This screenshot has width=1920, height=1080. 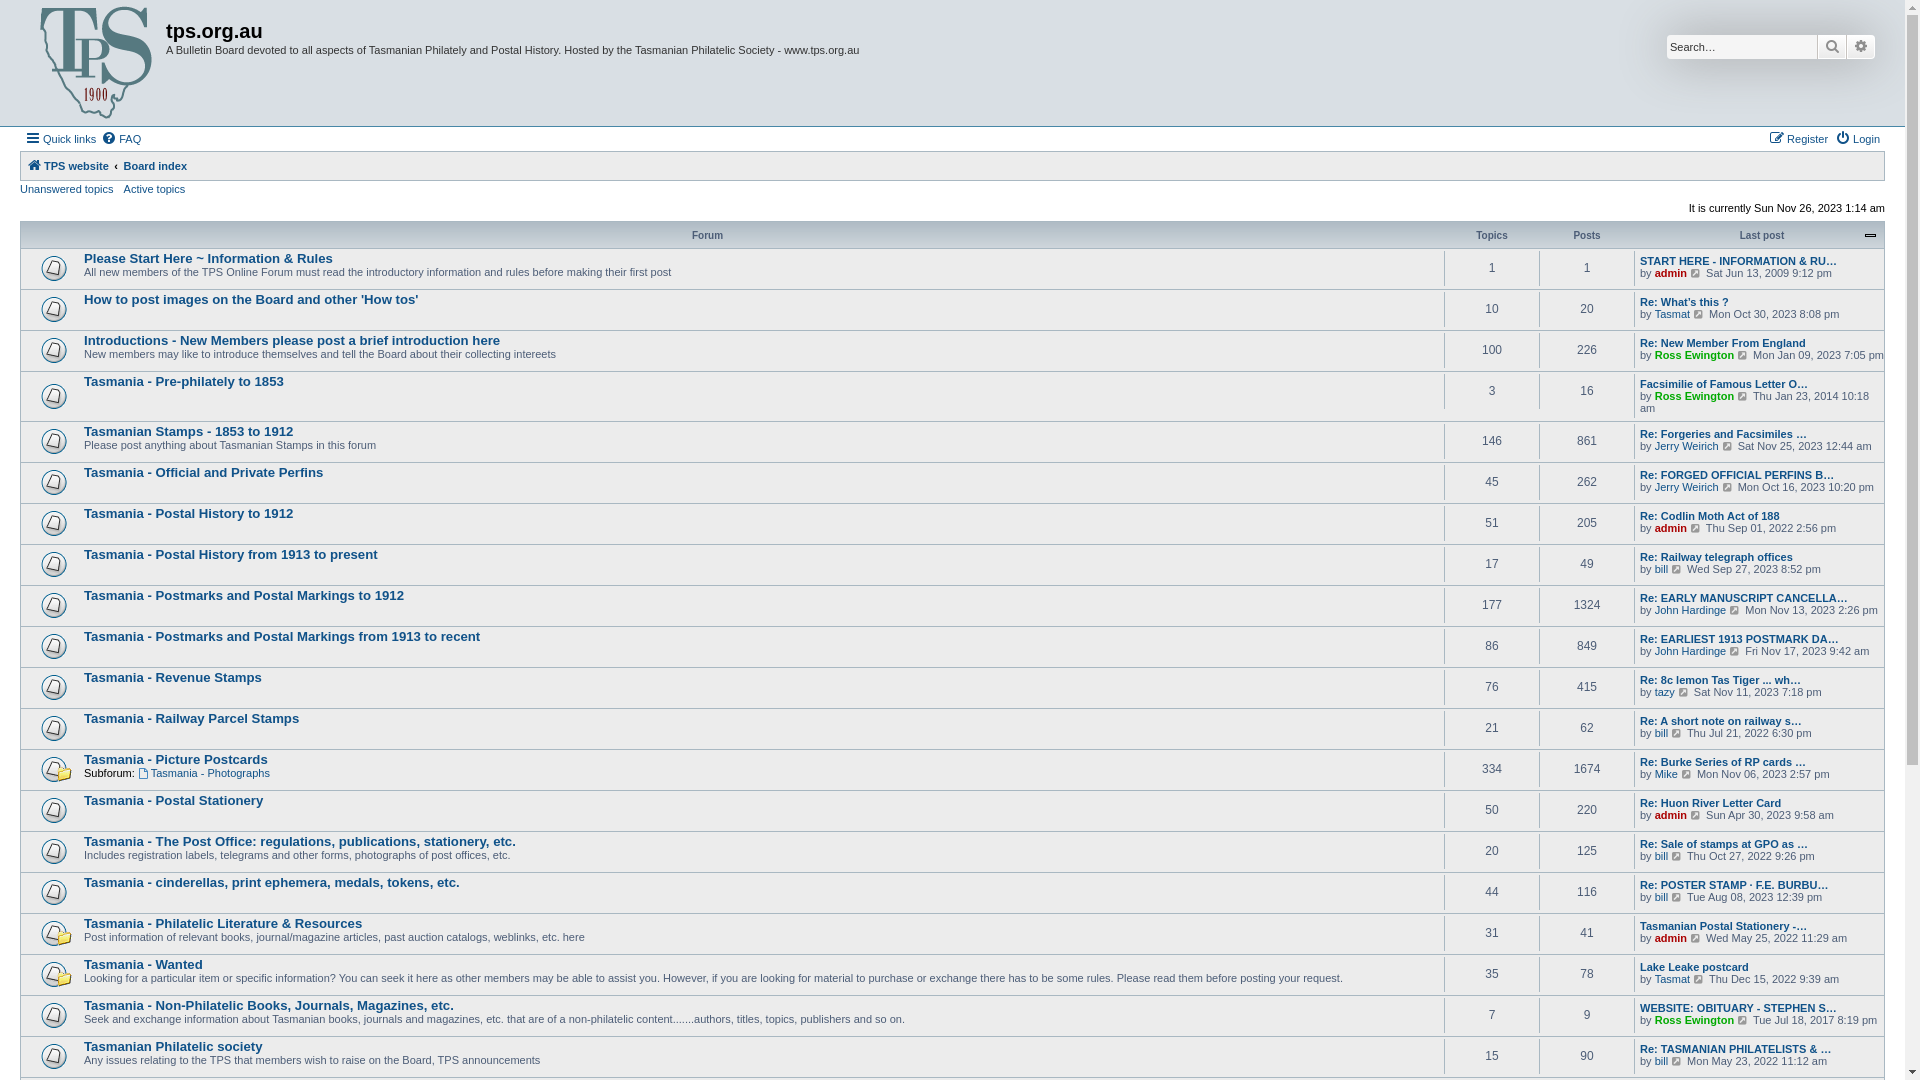 What do you see at coordinates (230, 554) in the screenshot?
I see `'Tasmania - Postal History from 1913 to present'` at bounding box center [230, 554].